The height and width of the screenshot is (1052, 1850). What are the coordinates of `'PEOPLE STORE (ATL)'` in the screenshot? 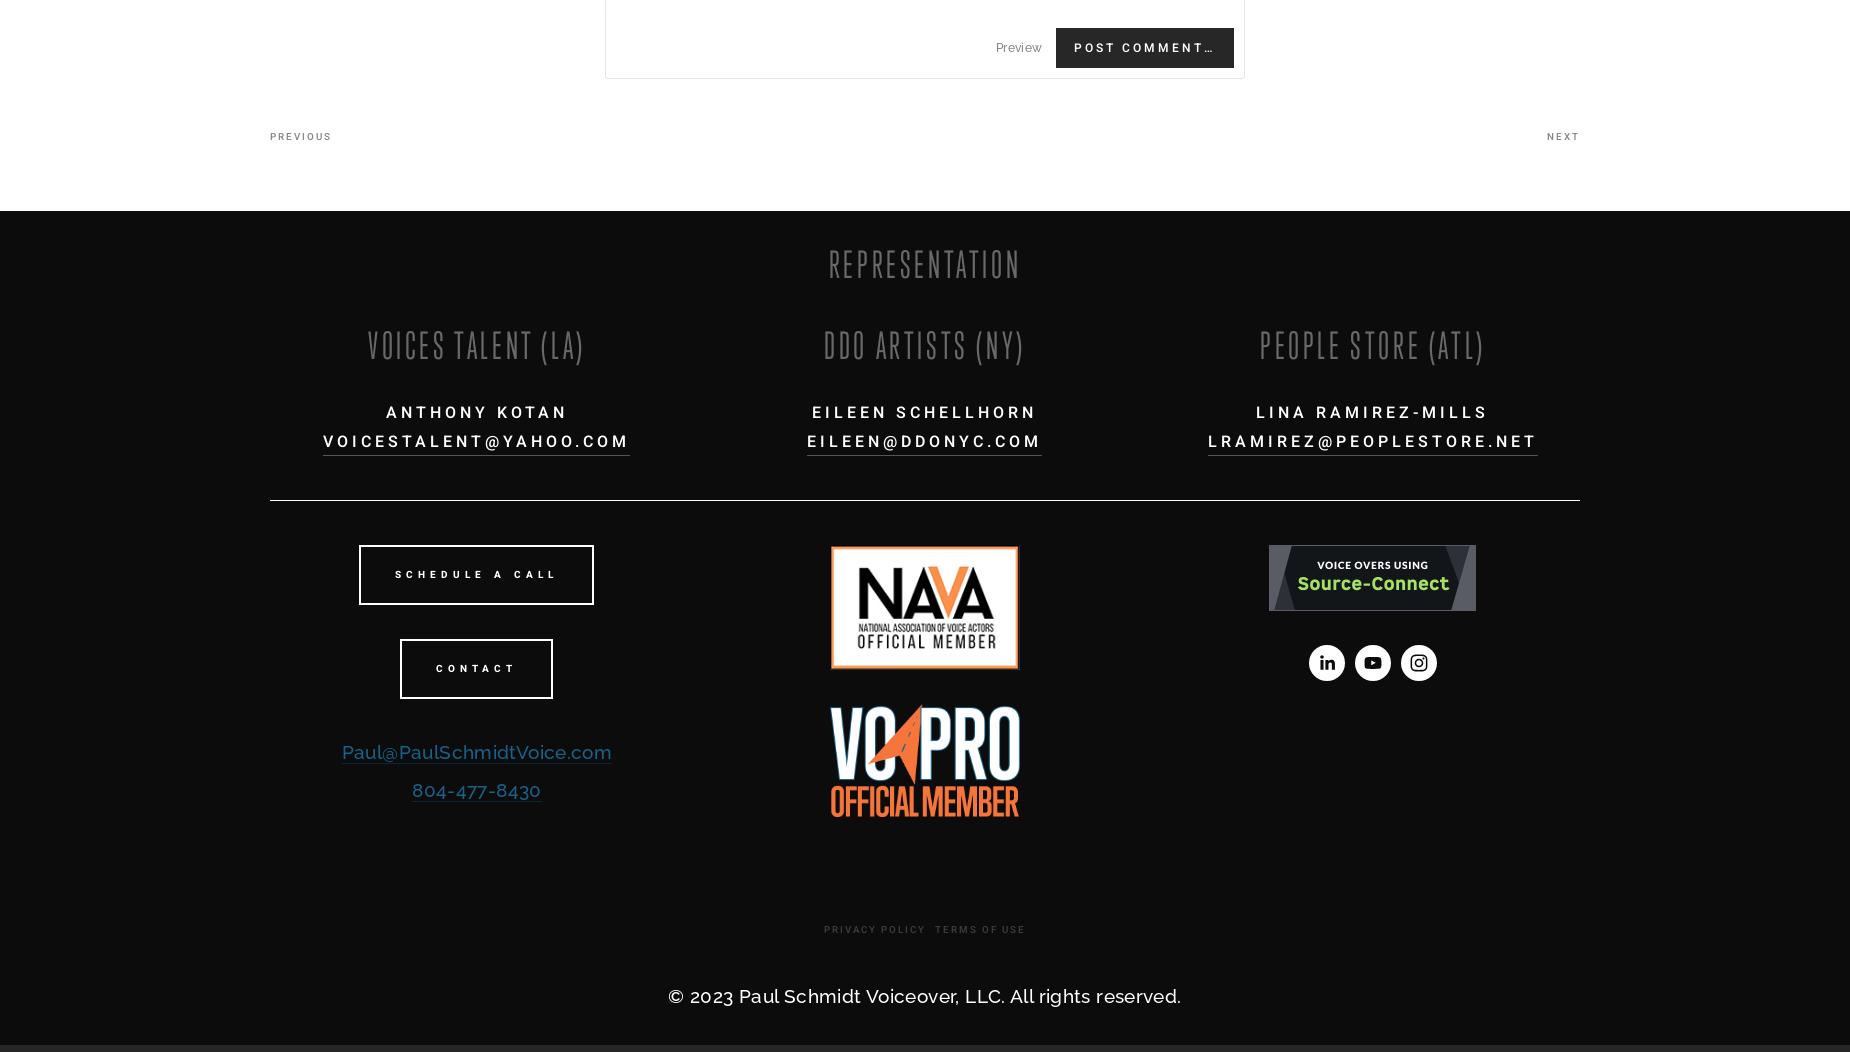 It's located at (1371, 343).